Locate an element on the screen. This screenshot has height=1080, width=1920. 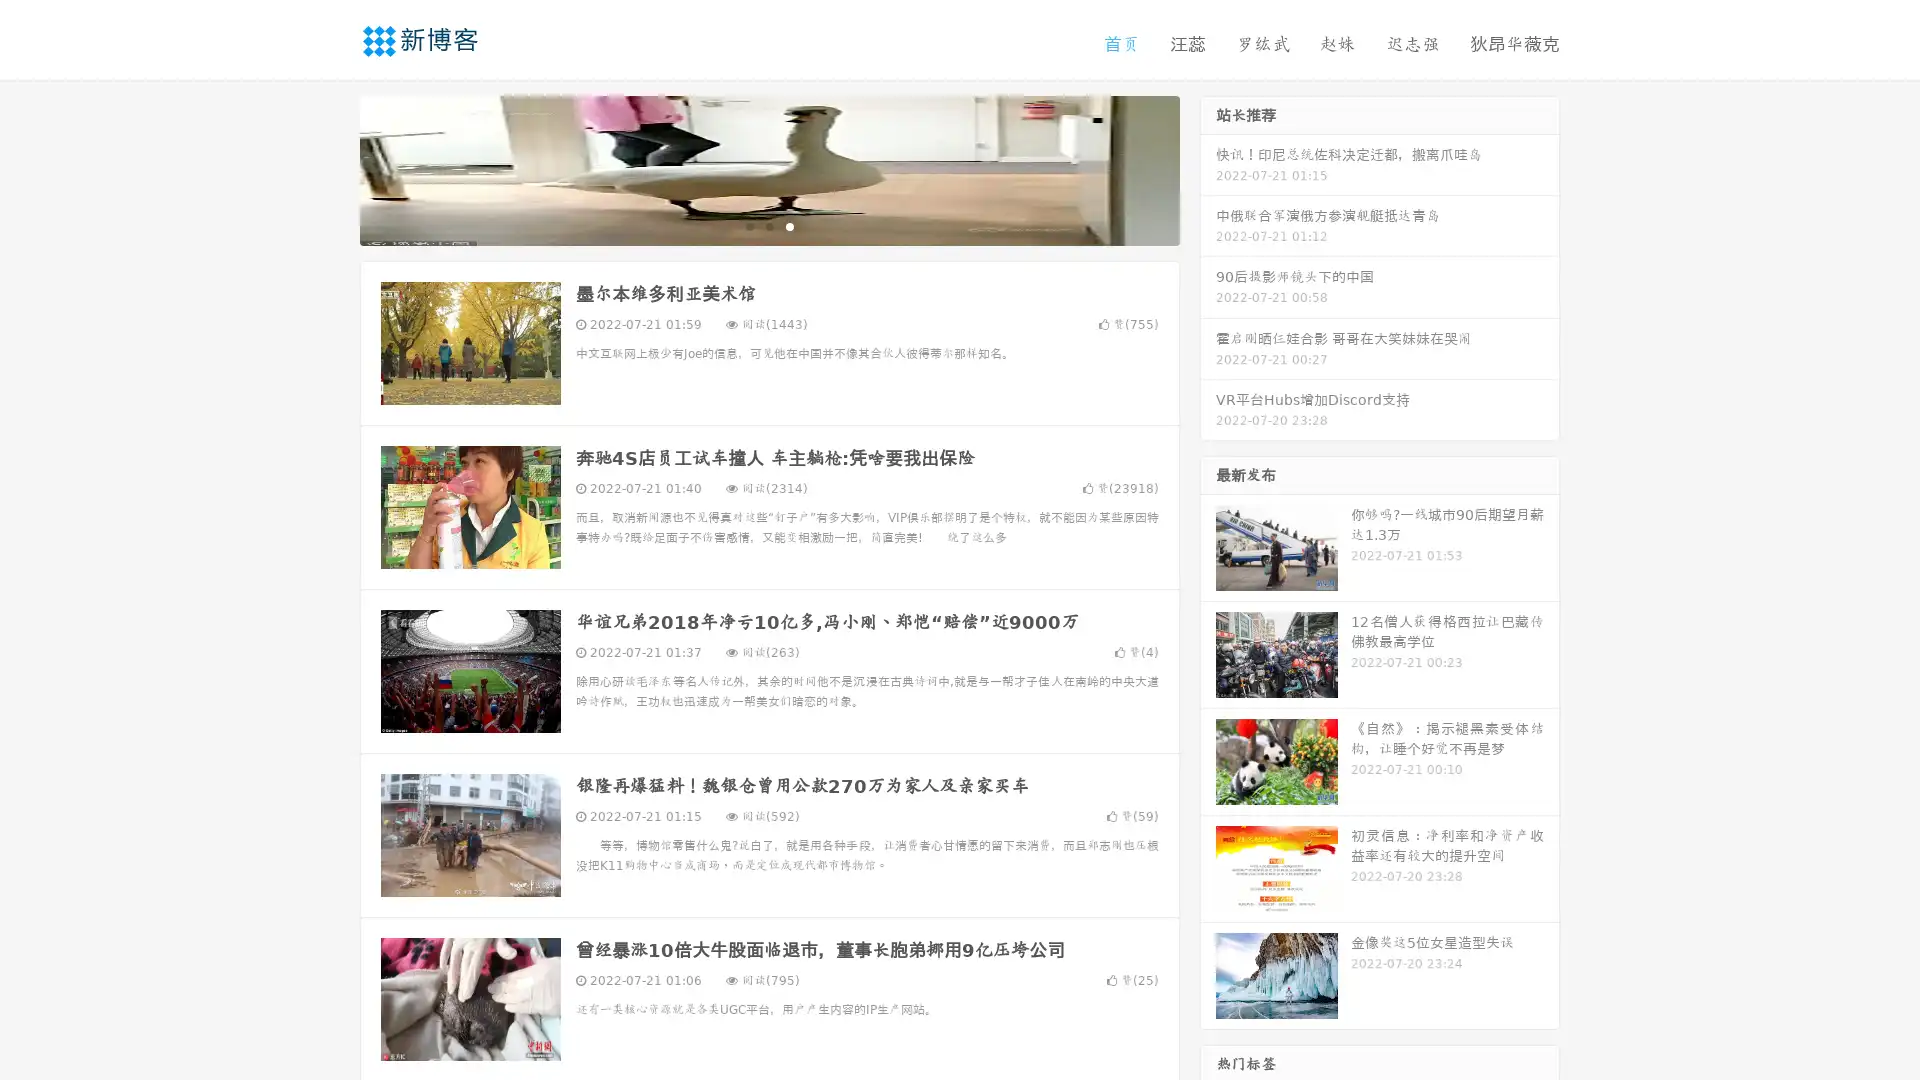
Next slide is located at coordinates (1208, 168).